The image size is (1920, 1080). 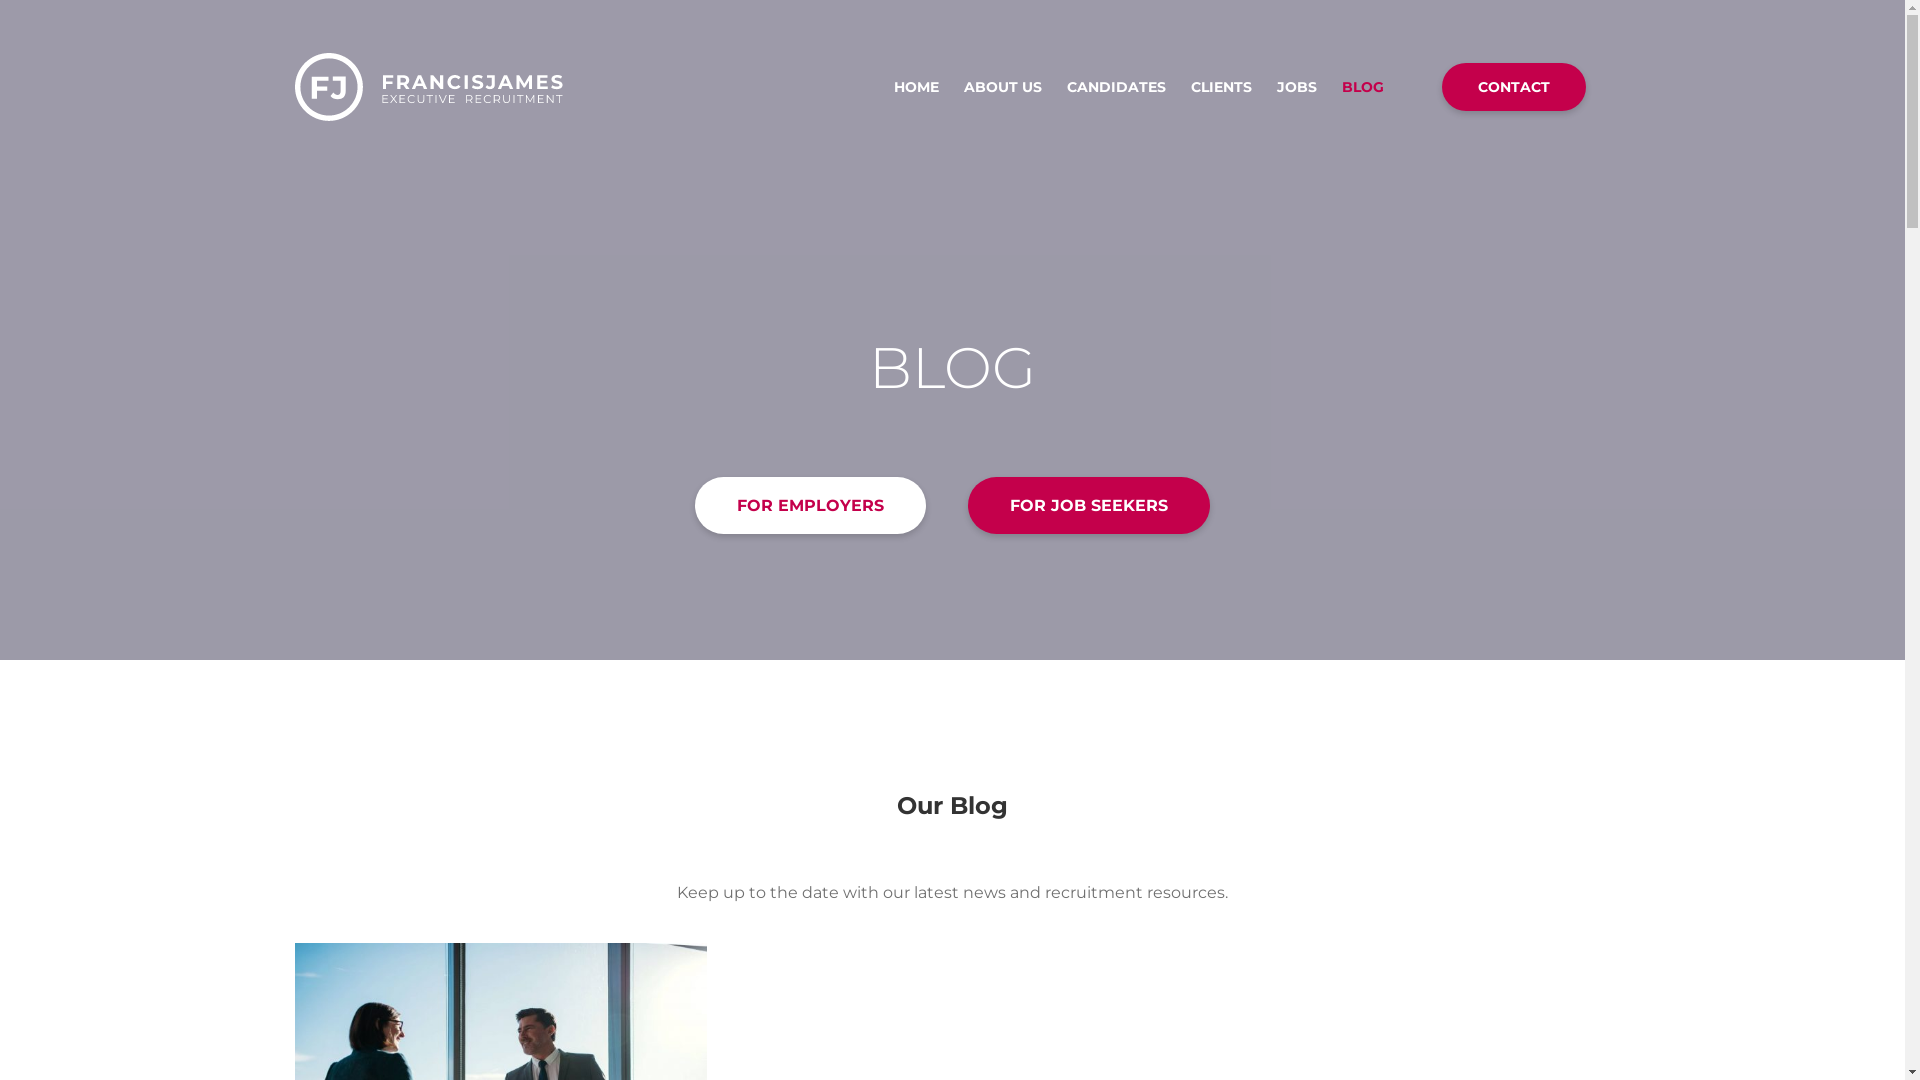 I want to click on 'ABOUT US', so click(x=1003, y=86).